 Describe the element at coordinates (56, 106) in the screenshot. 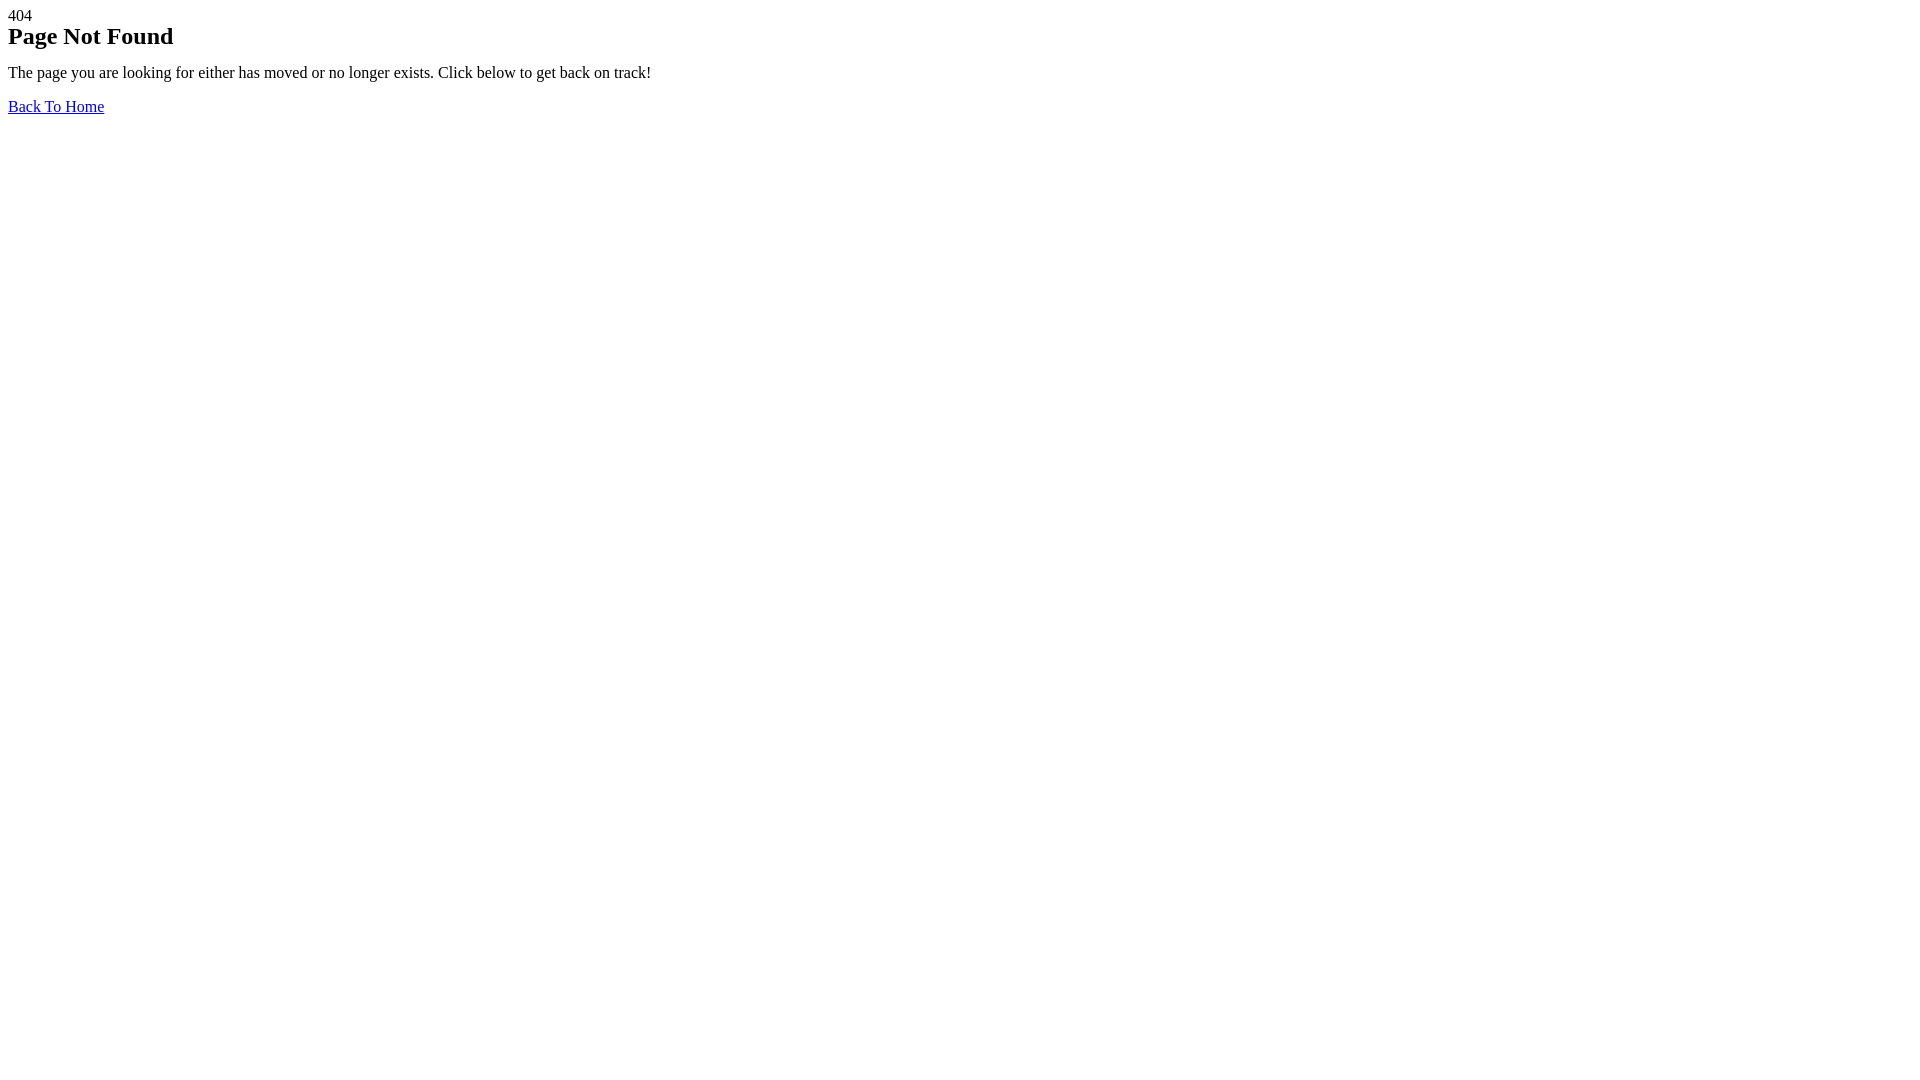

I see `'Back To Home'` at that location.